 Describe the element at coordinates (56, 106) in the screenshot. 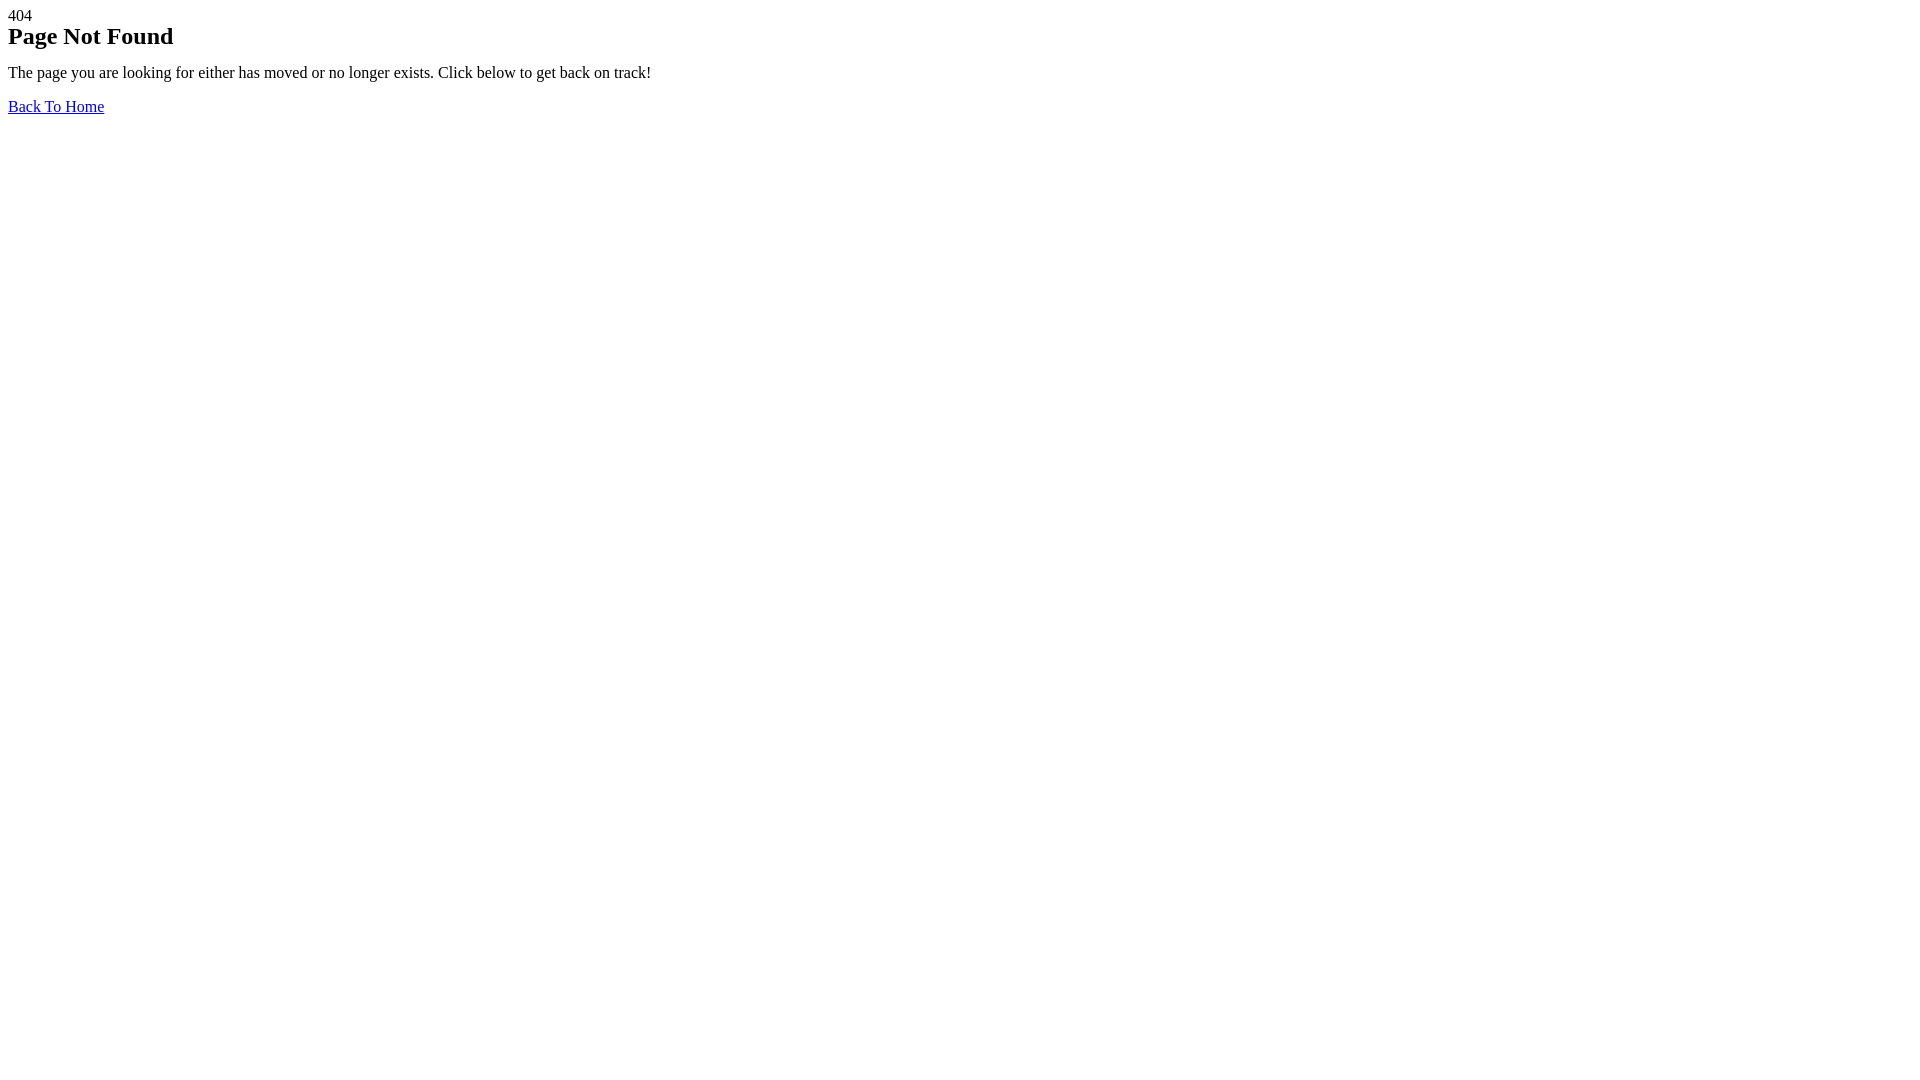

I see `'Back To Home'` at that location.